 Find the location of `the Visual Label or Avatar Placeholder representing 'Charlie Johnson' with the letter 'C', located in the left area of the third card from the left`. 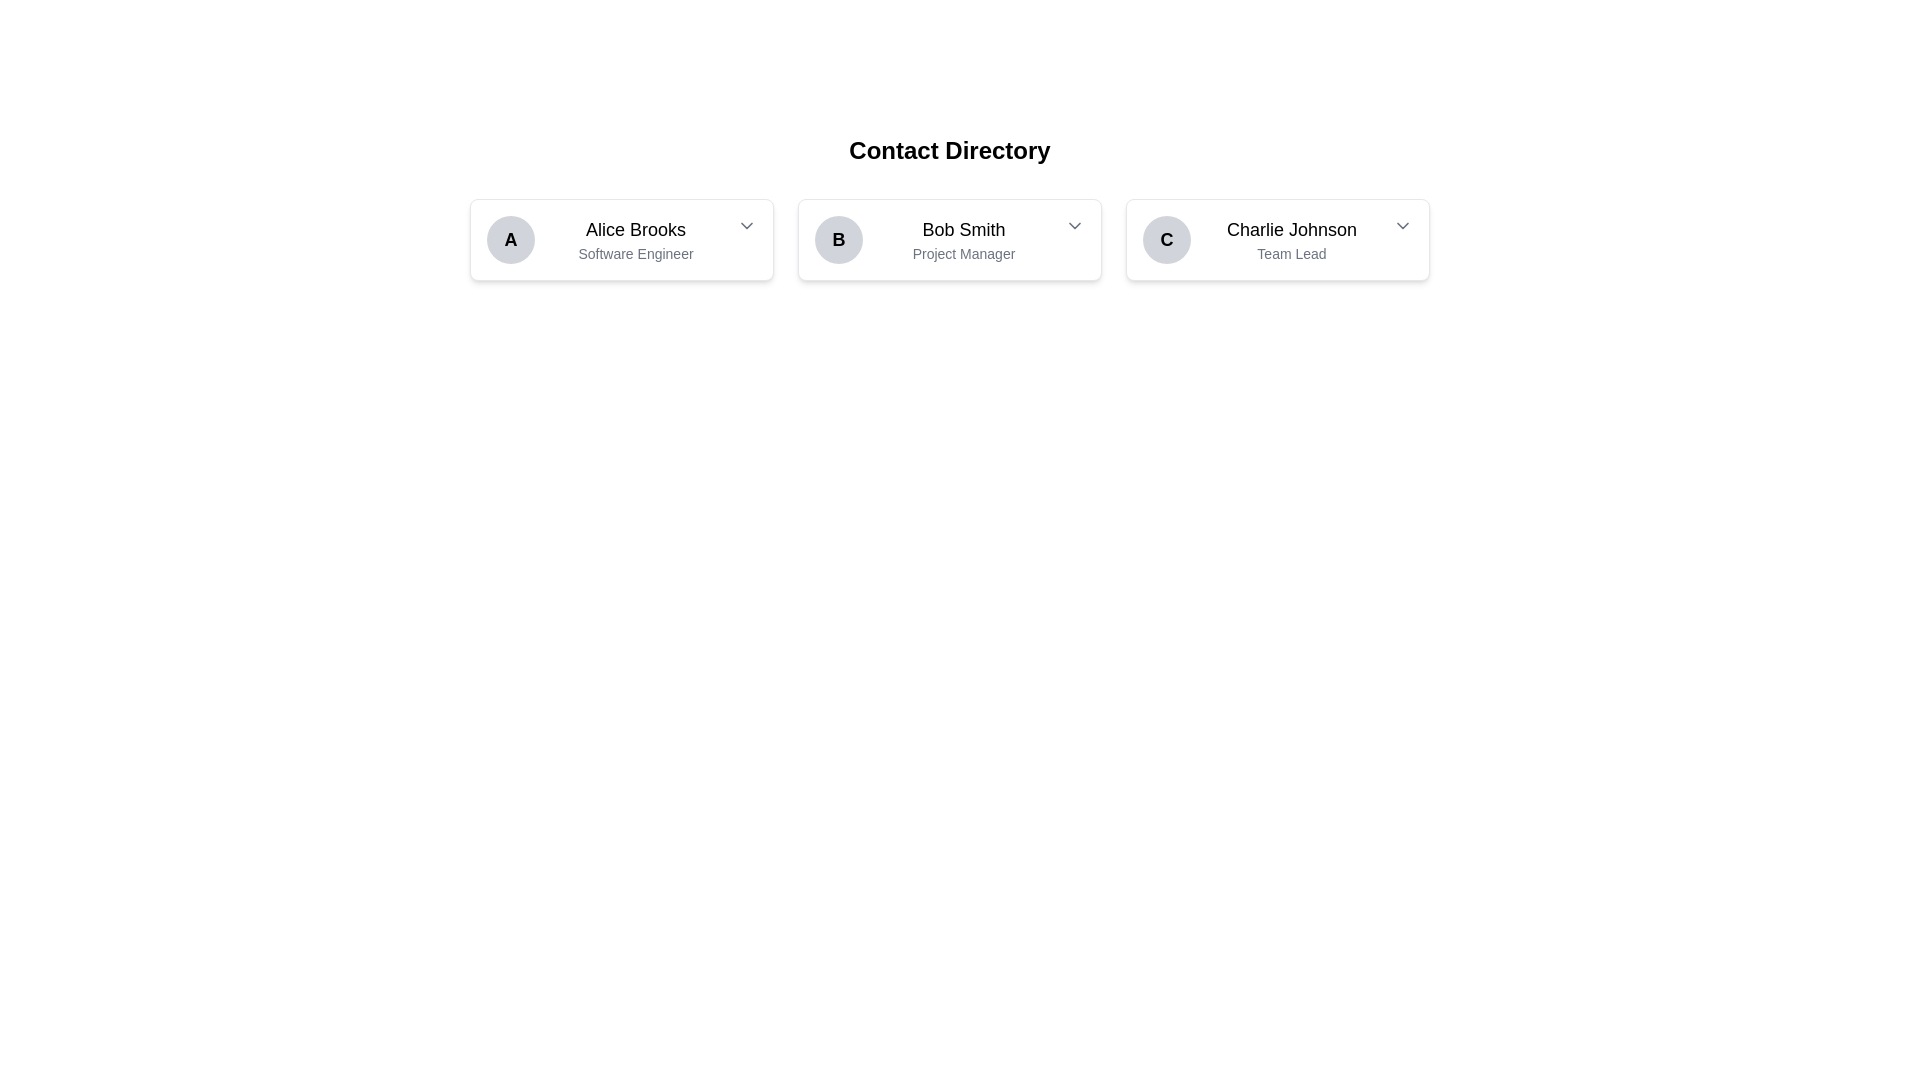

the Visual Label or Avatar Placeholder representing 'Charlie Johnson' with the letter 'C', located in the left area of the third card from the left is located at coordinates (1166, 238).